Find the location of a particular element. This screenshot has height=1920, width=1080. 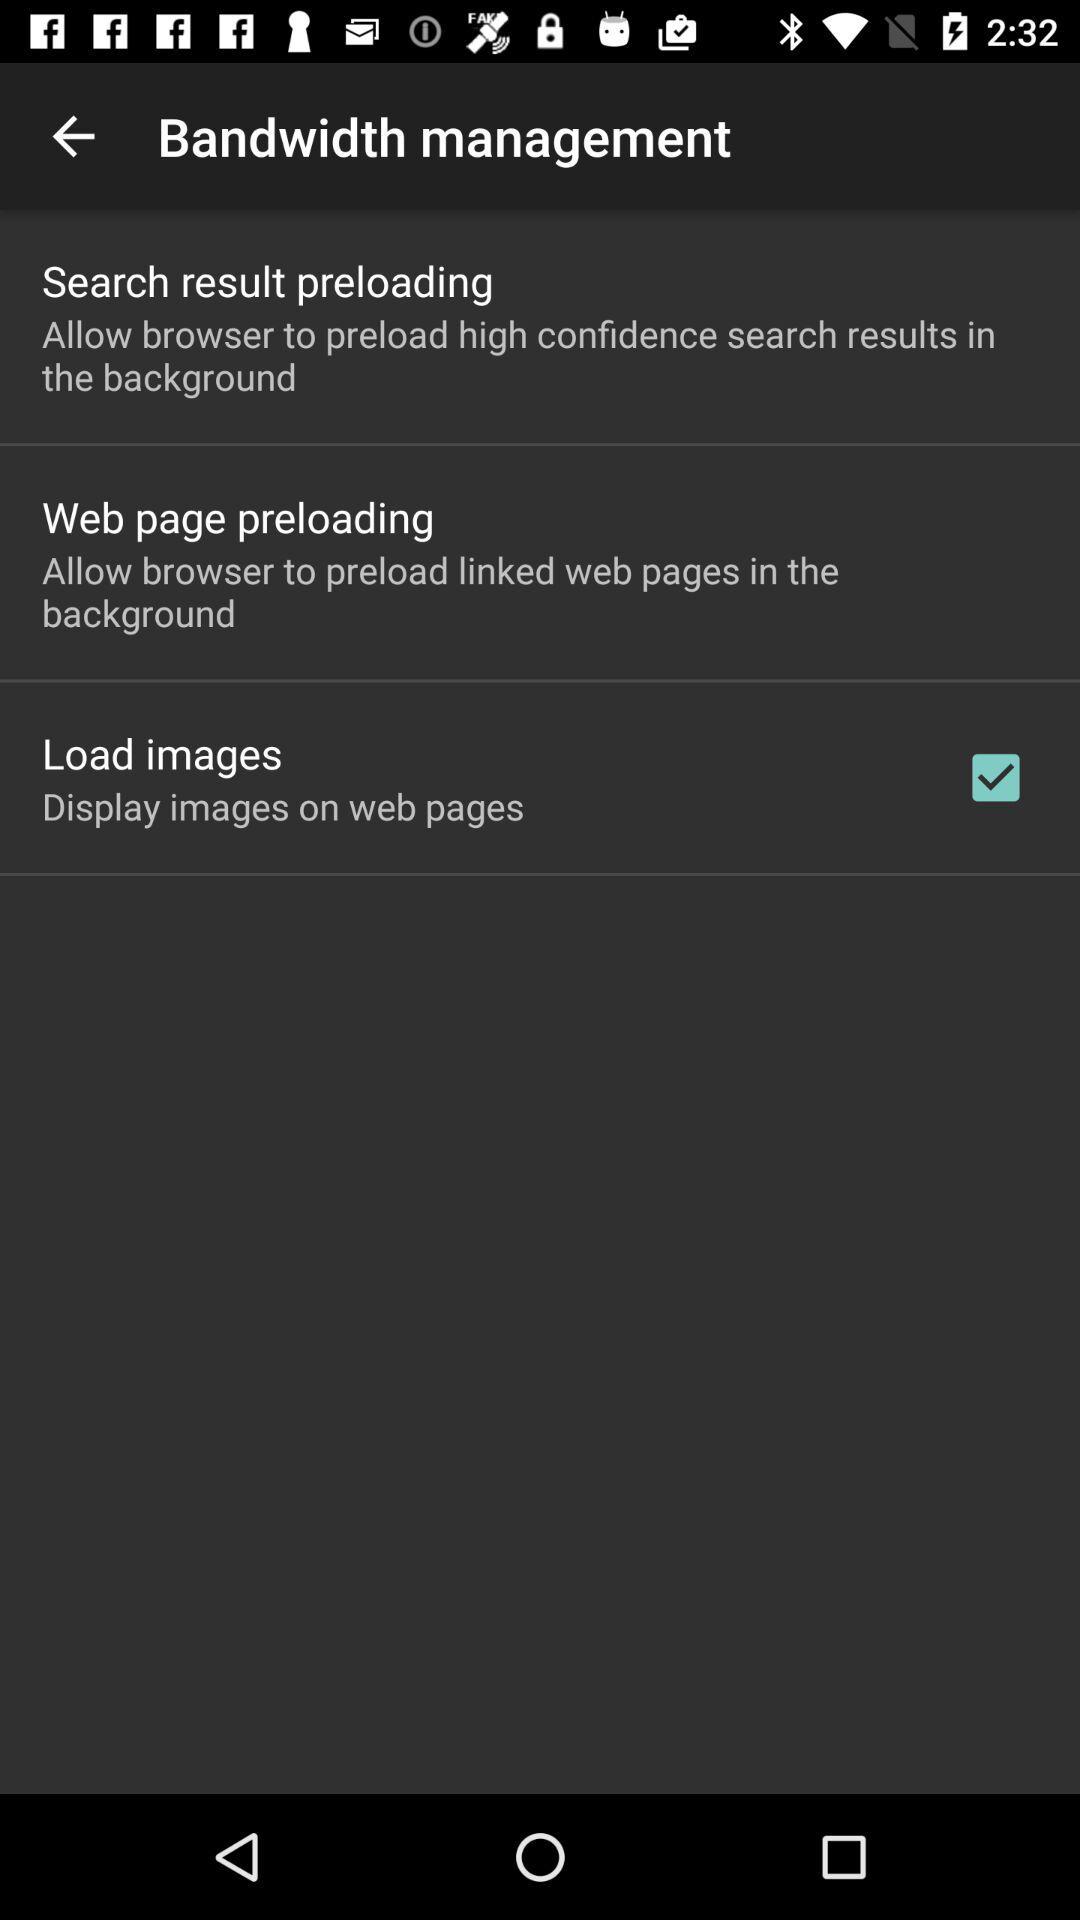

search result preloading is located at coordinates (266, 279).